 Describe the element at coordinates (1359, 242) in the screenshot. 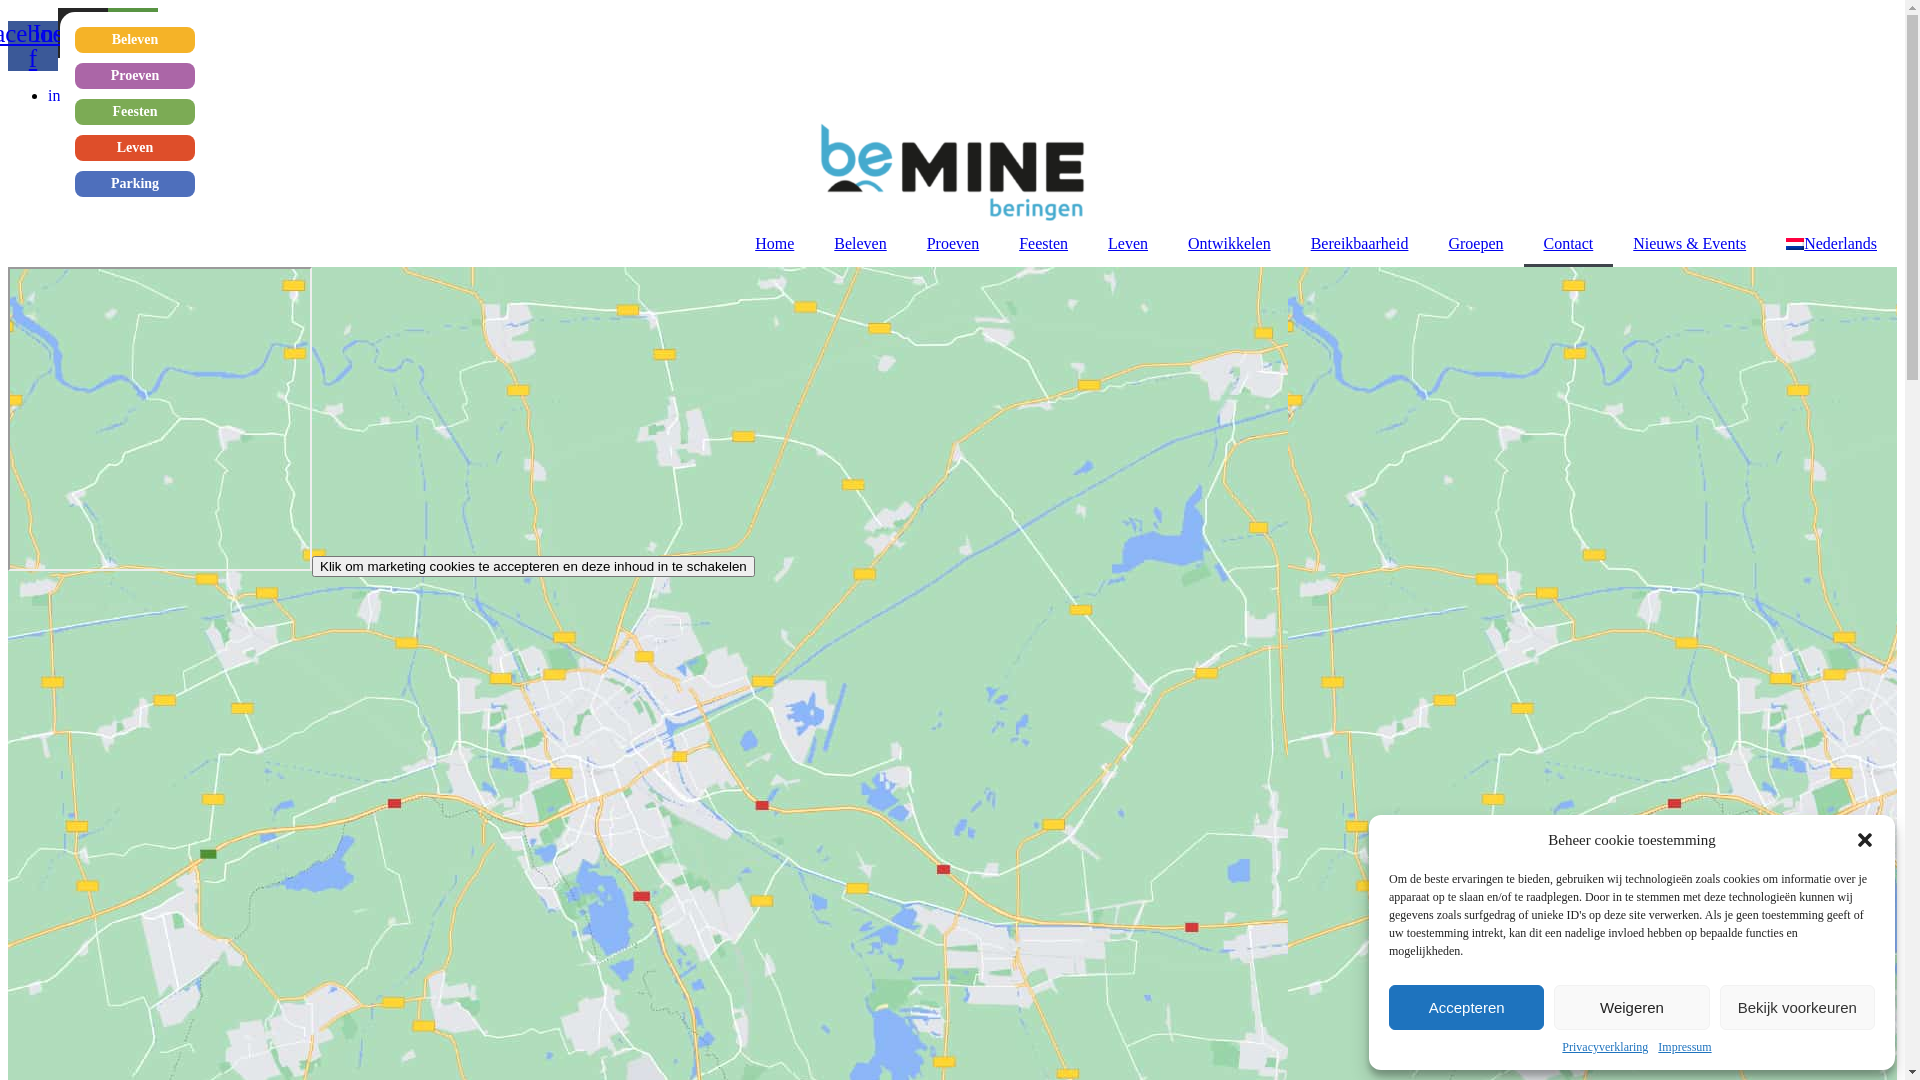

I see `'Bereikbaarheid'` at that location.